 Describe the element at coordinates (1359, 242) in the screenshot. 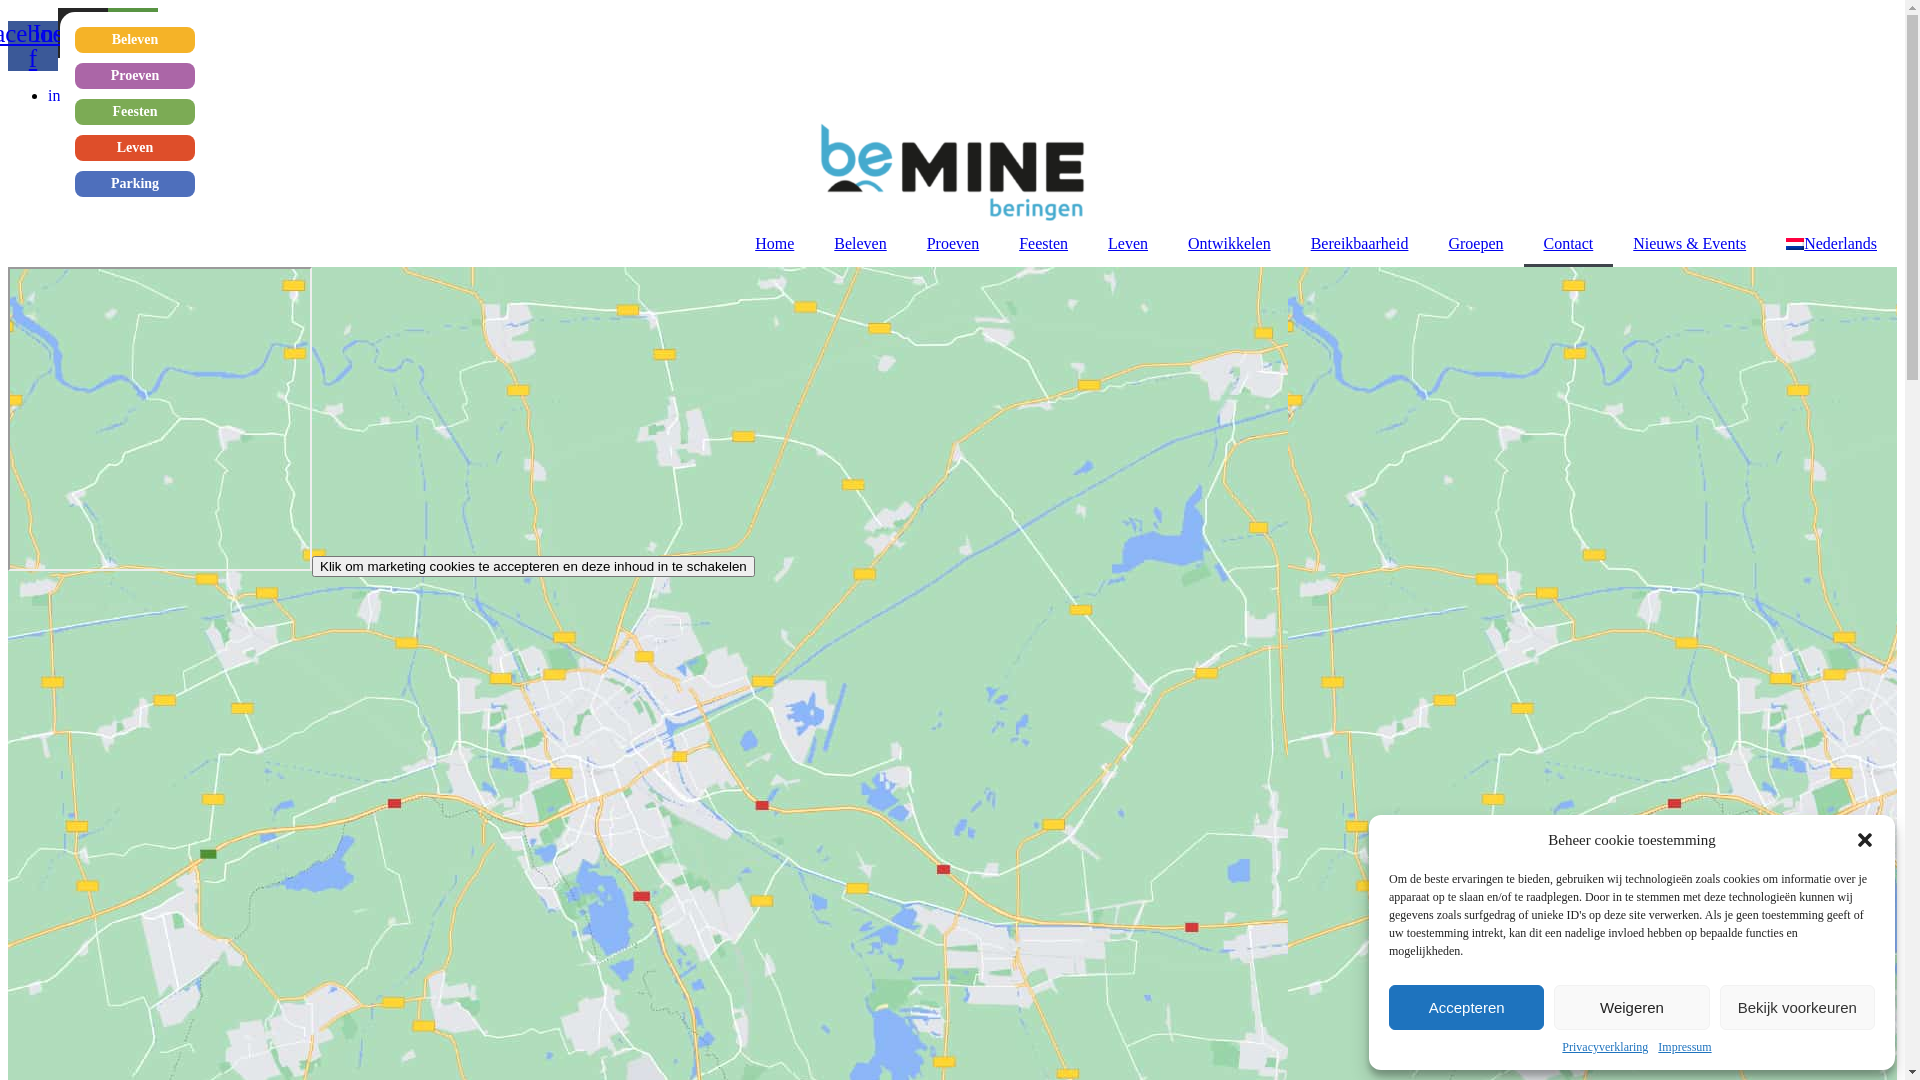

I see `'Bereikbaarheid'` at that location.